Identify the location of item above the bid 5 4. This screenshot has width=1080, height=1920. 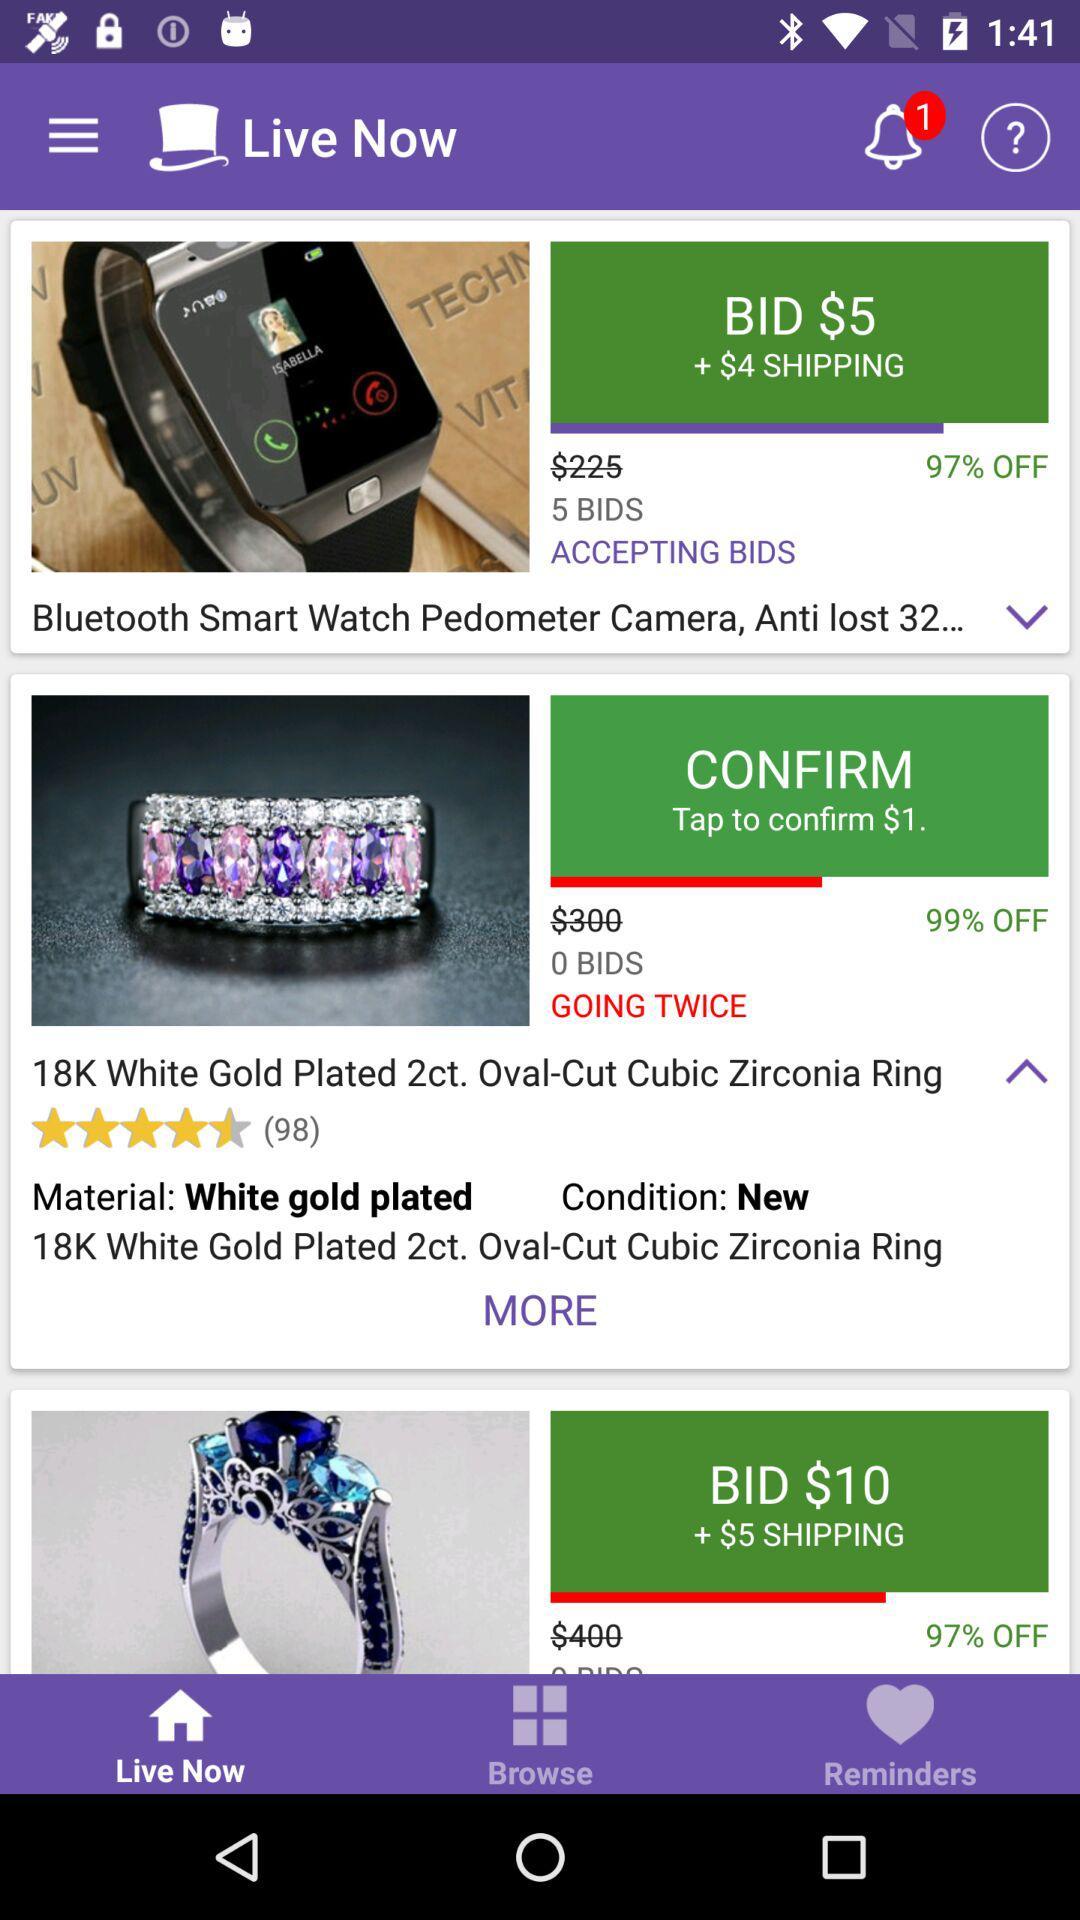
(892, 135).